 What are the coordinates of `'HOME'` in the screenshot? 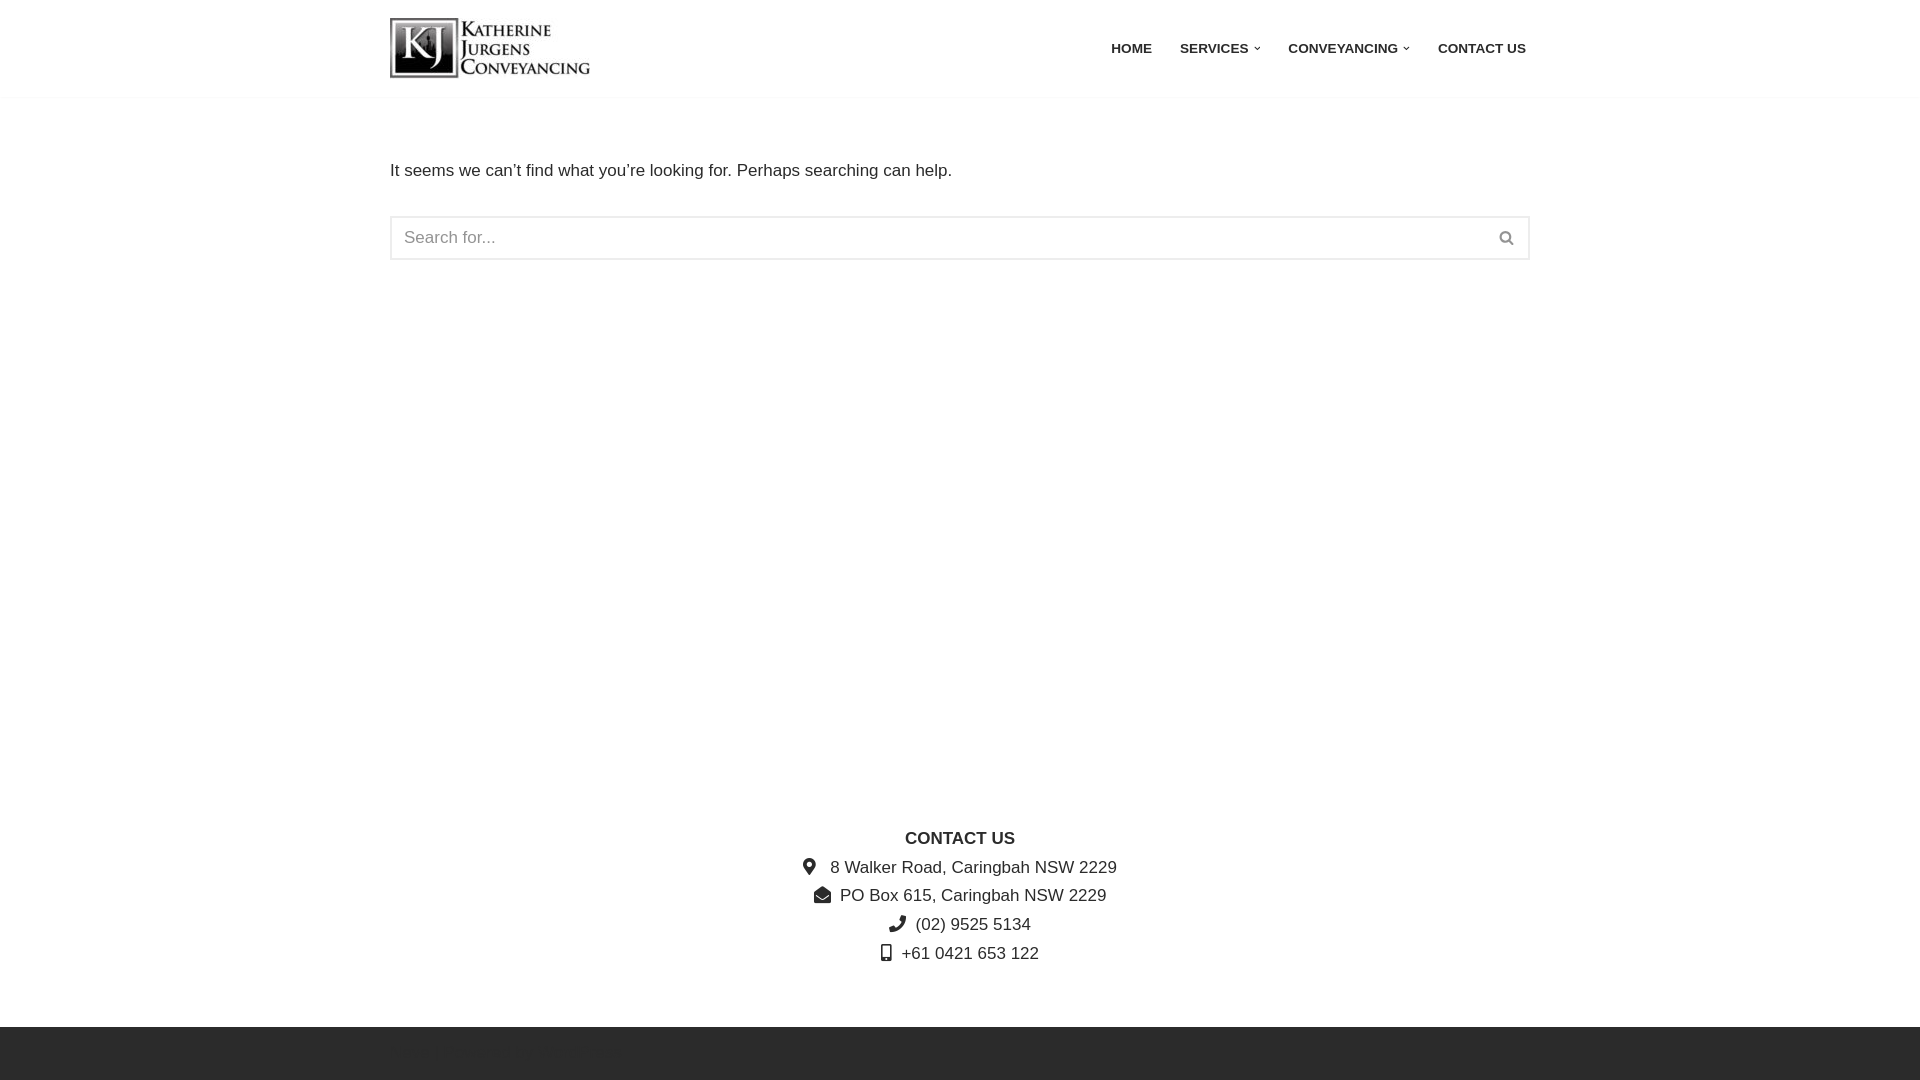 It's located at (1131, 47).